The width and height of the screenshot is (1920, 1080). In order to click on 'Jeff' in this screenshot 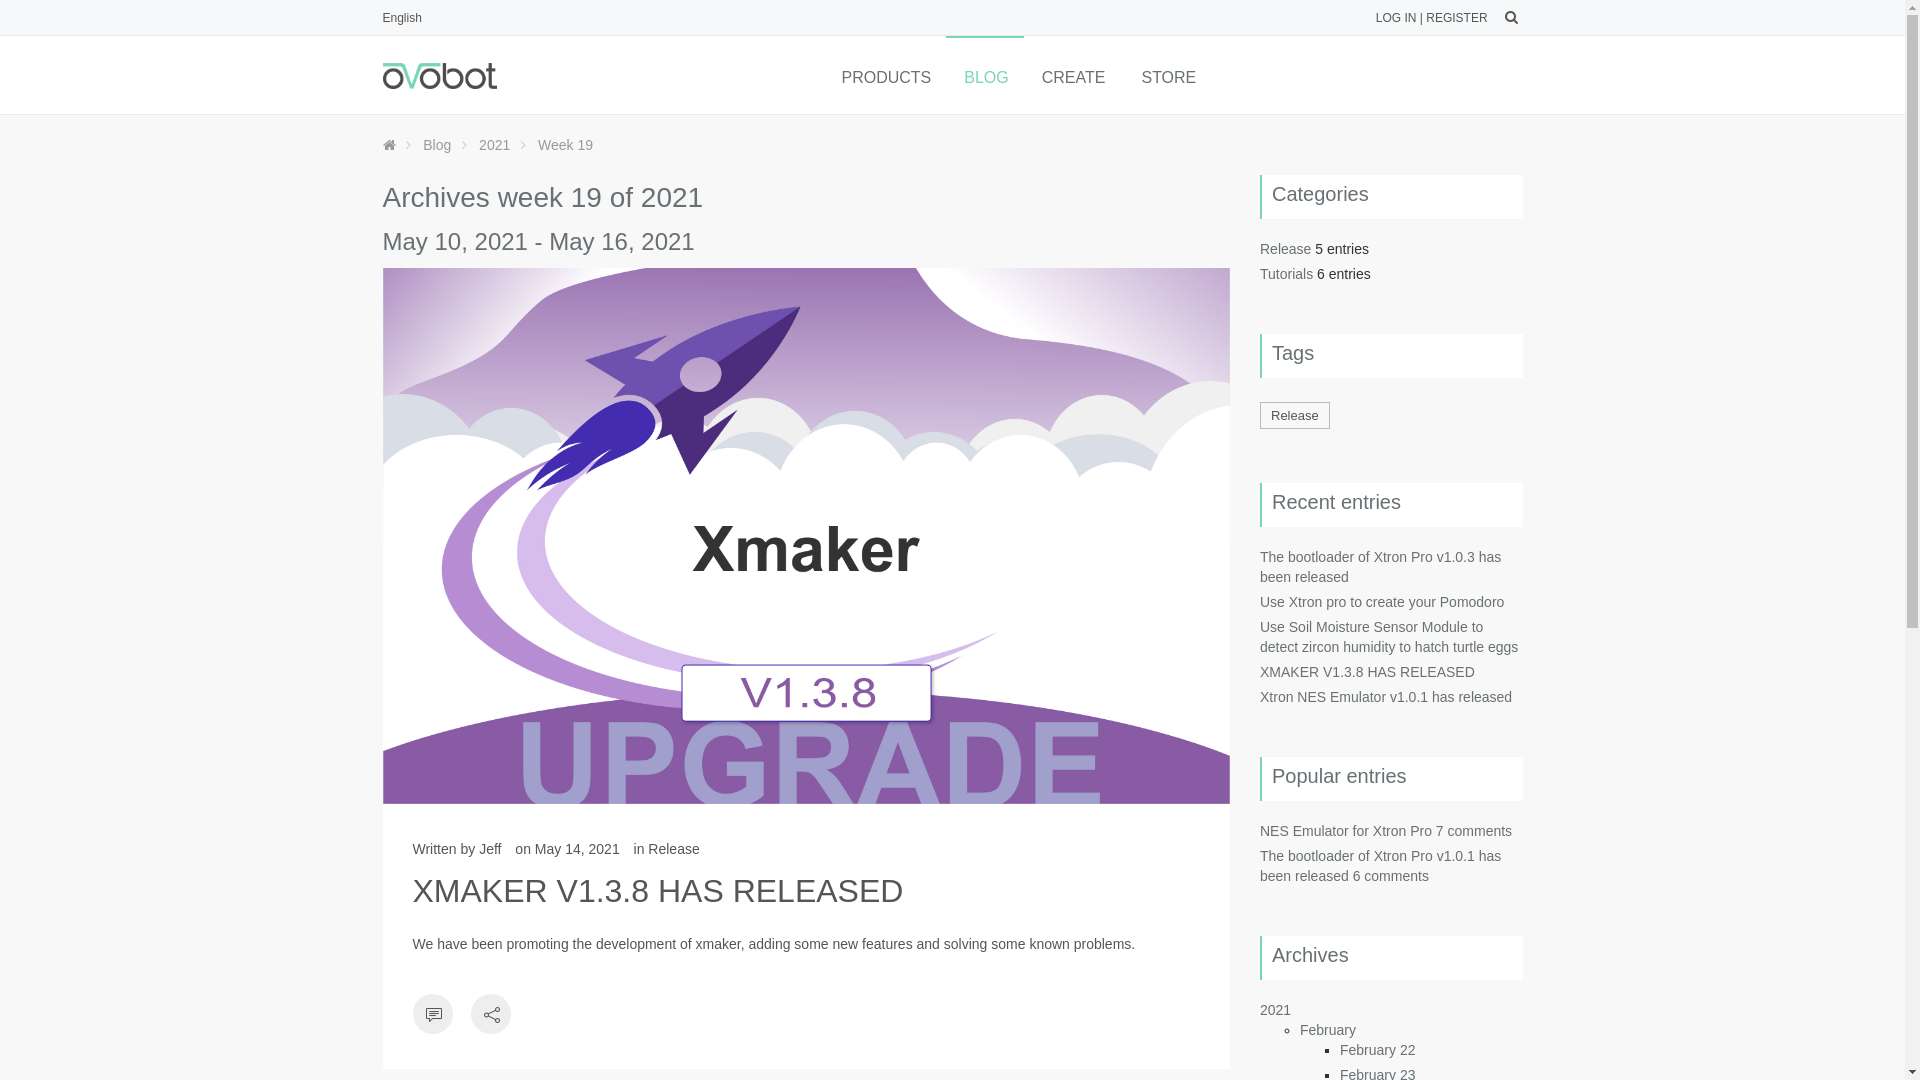, I will do `click(478, 848)`.